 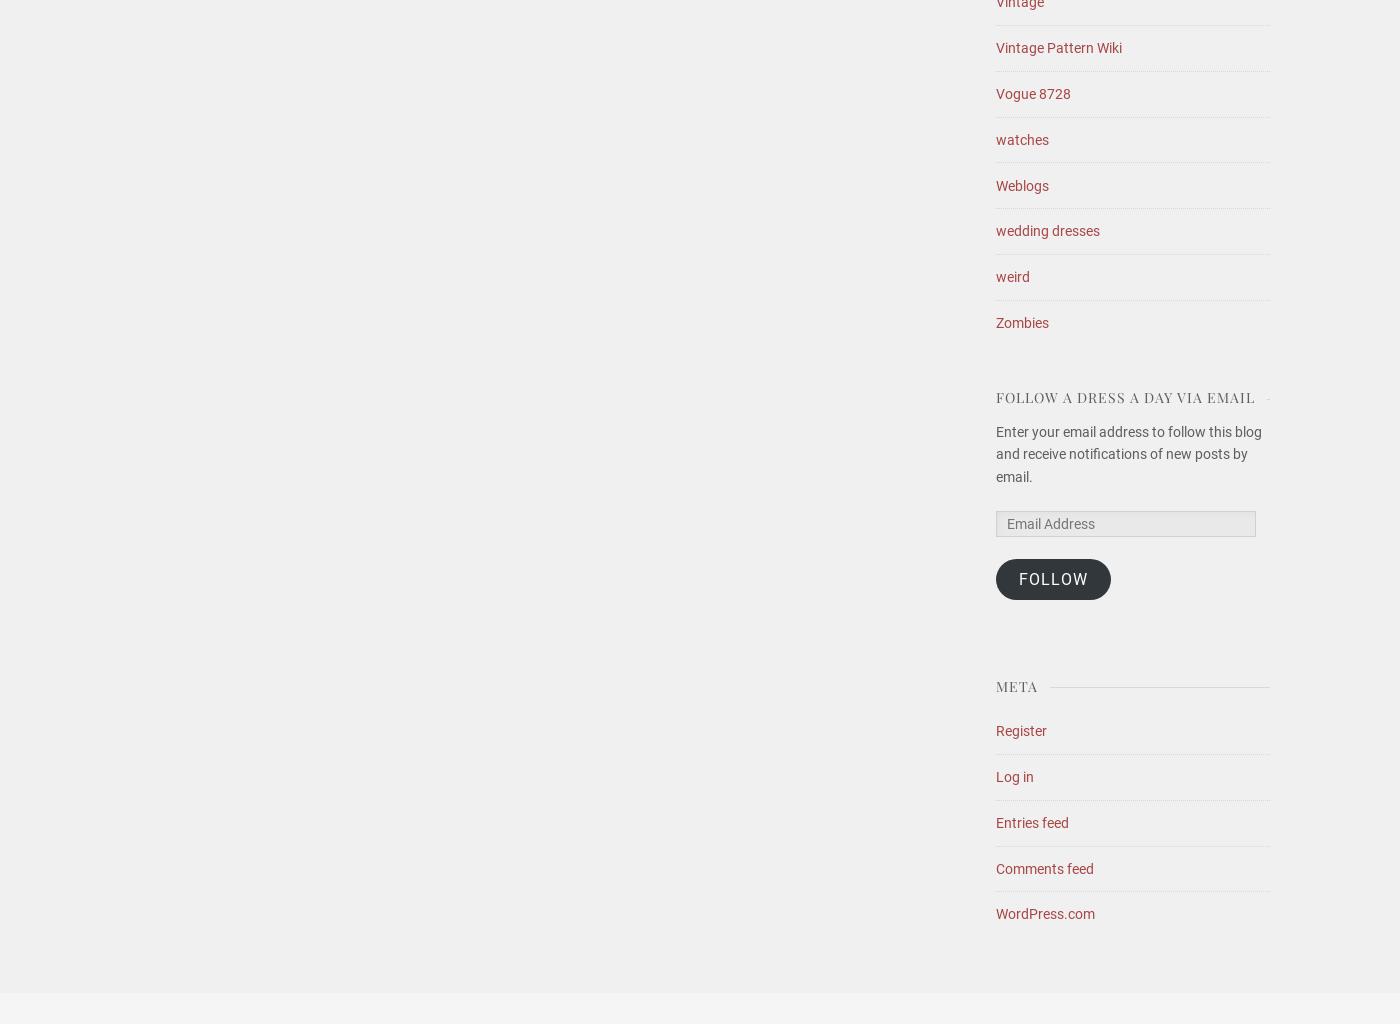 I want to click on 'wedding dresses', so click(x=1048, y=230).